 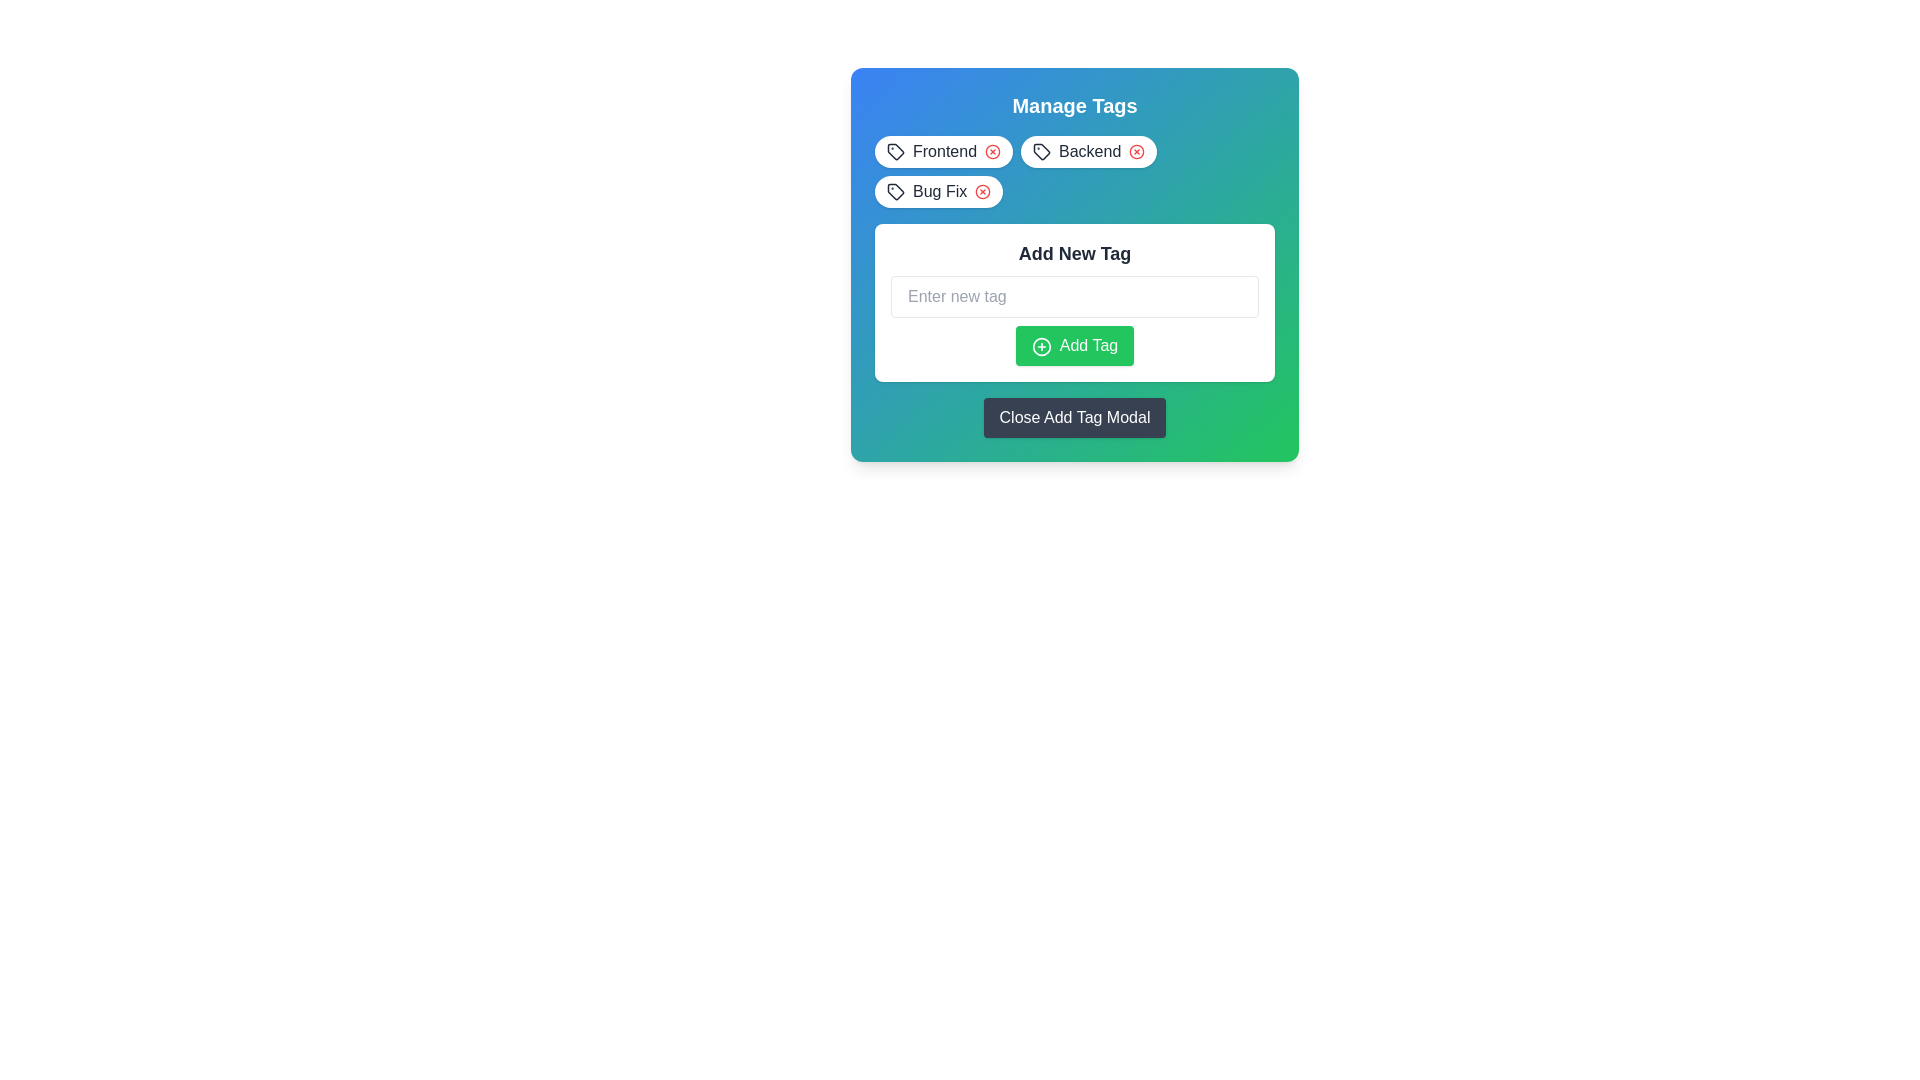 What do you see at coordinates (943, 150) in the screenshot?
I see `the 'Frontend' tag element in the 'Manage Tags' modal, which has an 'x' icon on its right for removal` at bounding box center [943, 150].